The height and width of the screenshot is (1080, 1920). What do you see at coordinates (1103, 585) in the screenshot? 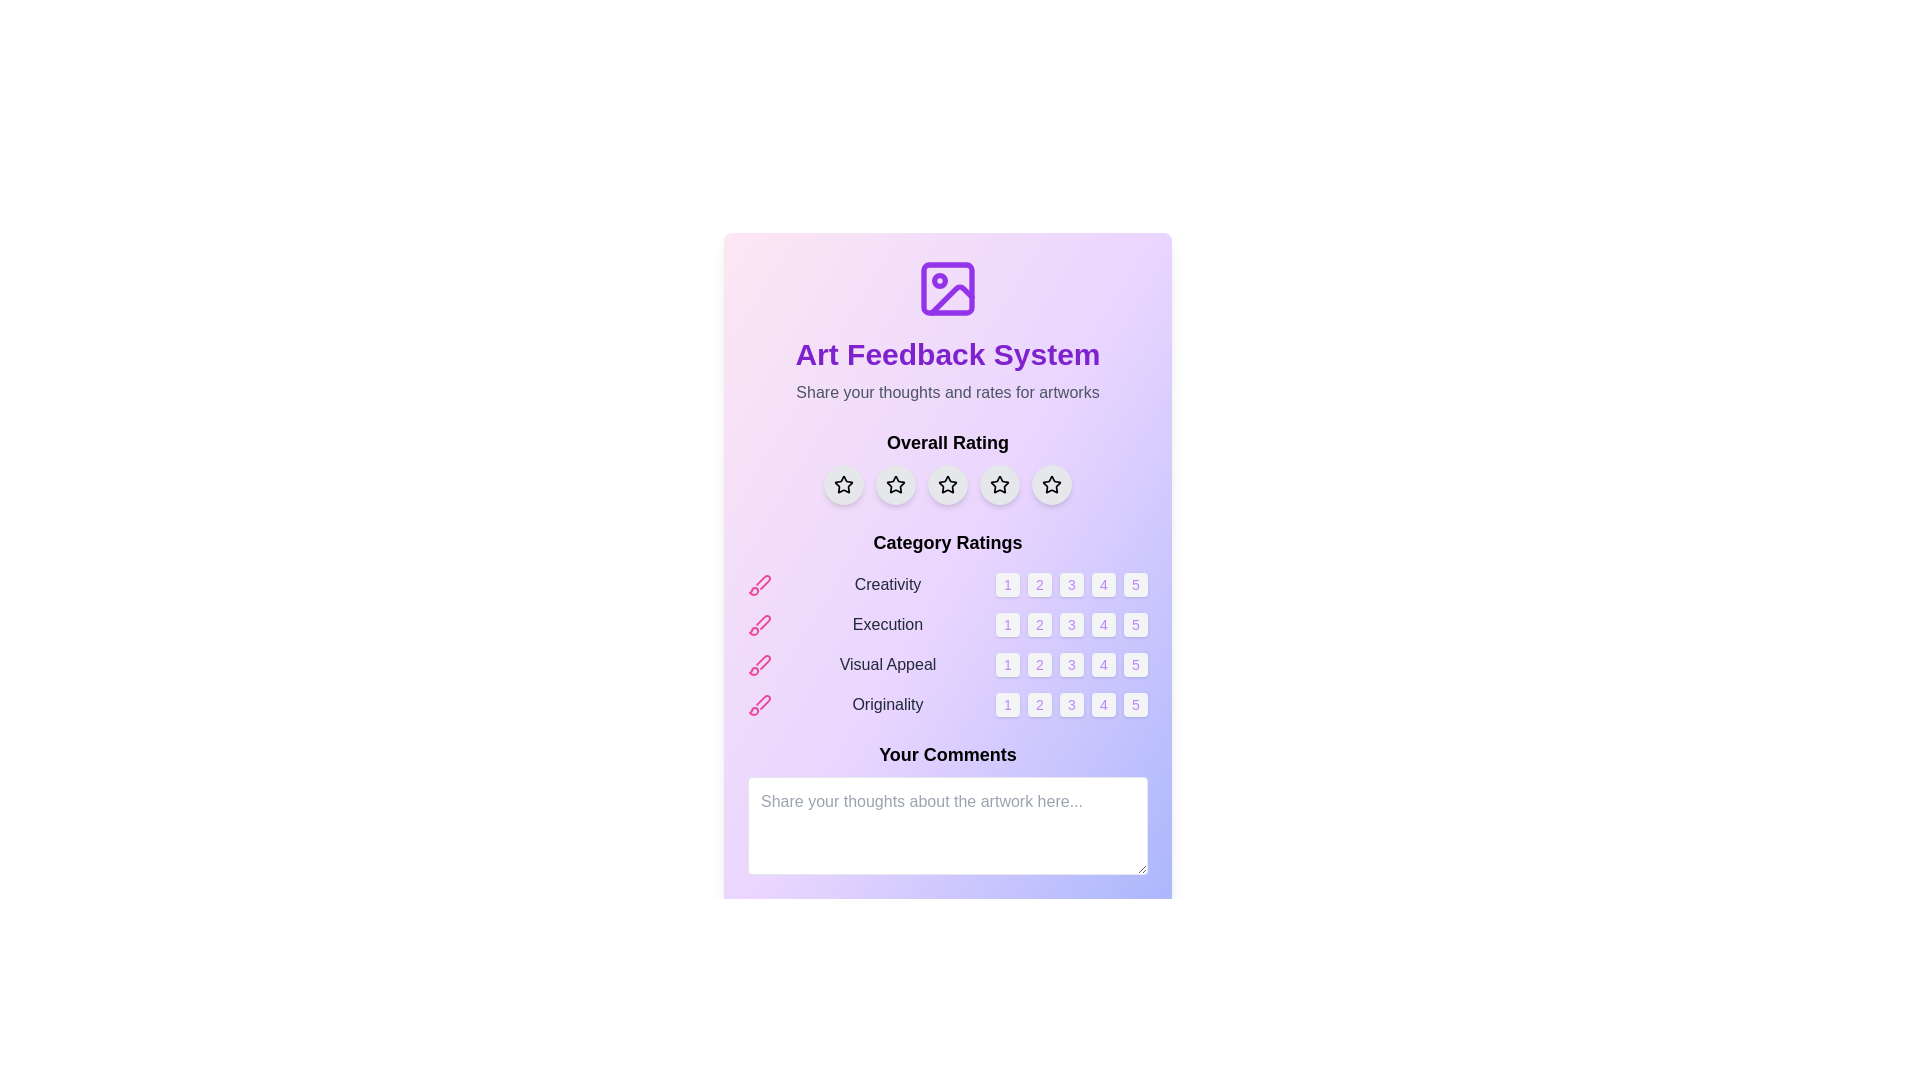
I see `the fourth button labeled '4' in the 'Creativity' category` at bounding box center [1103, 585].